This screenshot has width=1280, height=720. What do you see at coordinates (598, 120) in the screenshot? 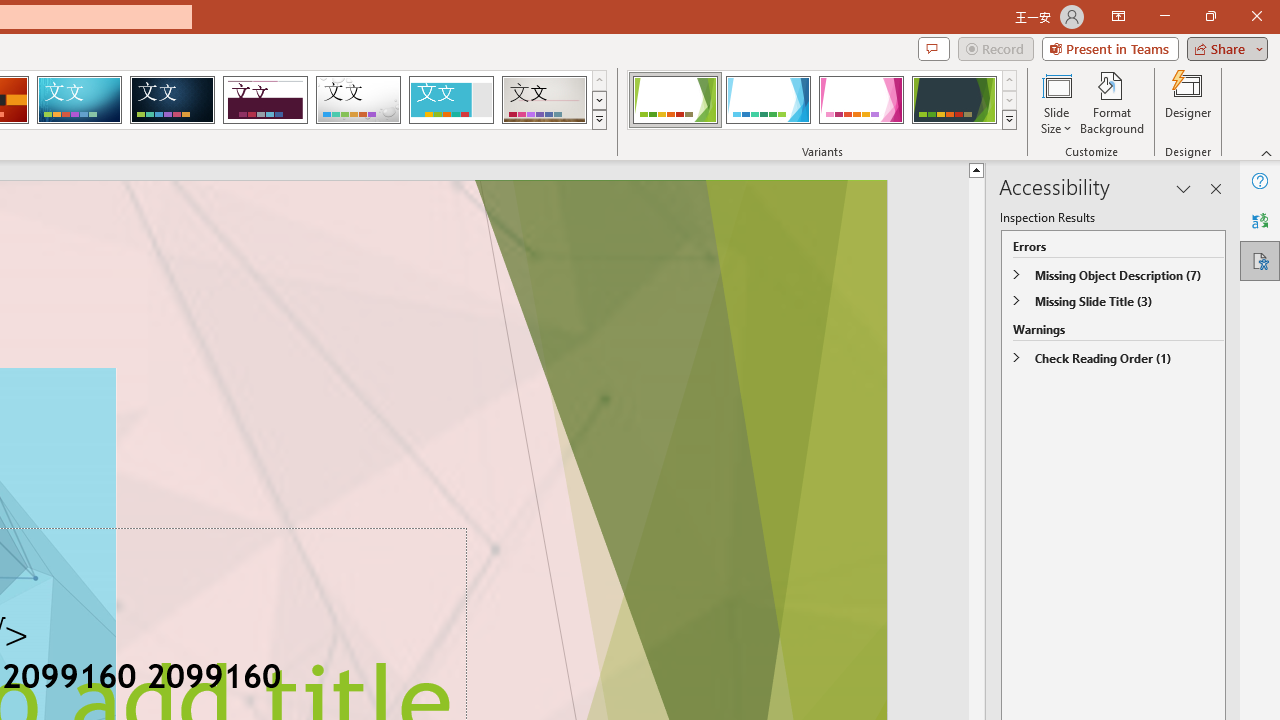
I see `'Themes'` at bounding box center [598, 120].